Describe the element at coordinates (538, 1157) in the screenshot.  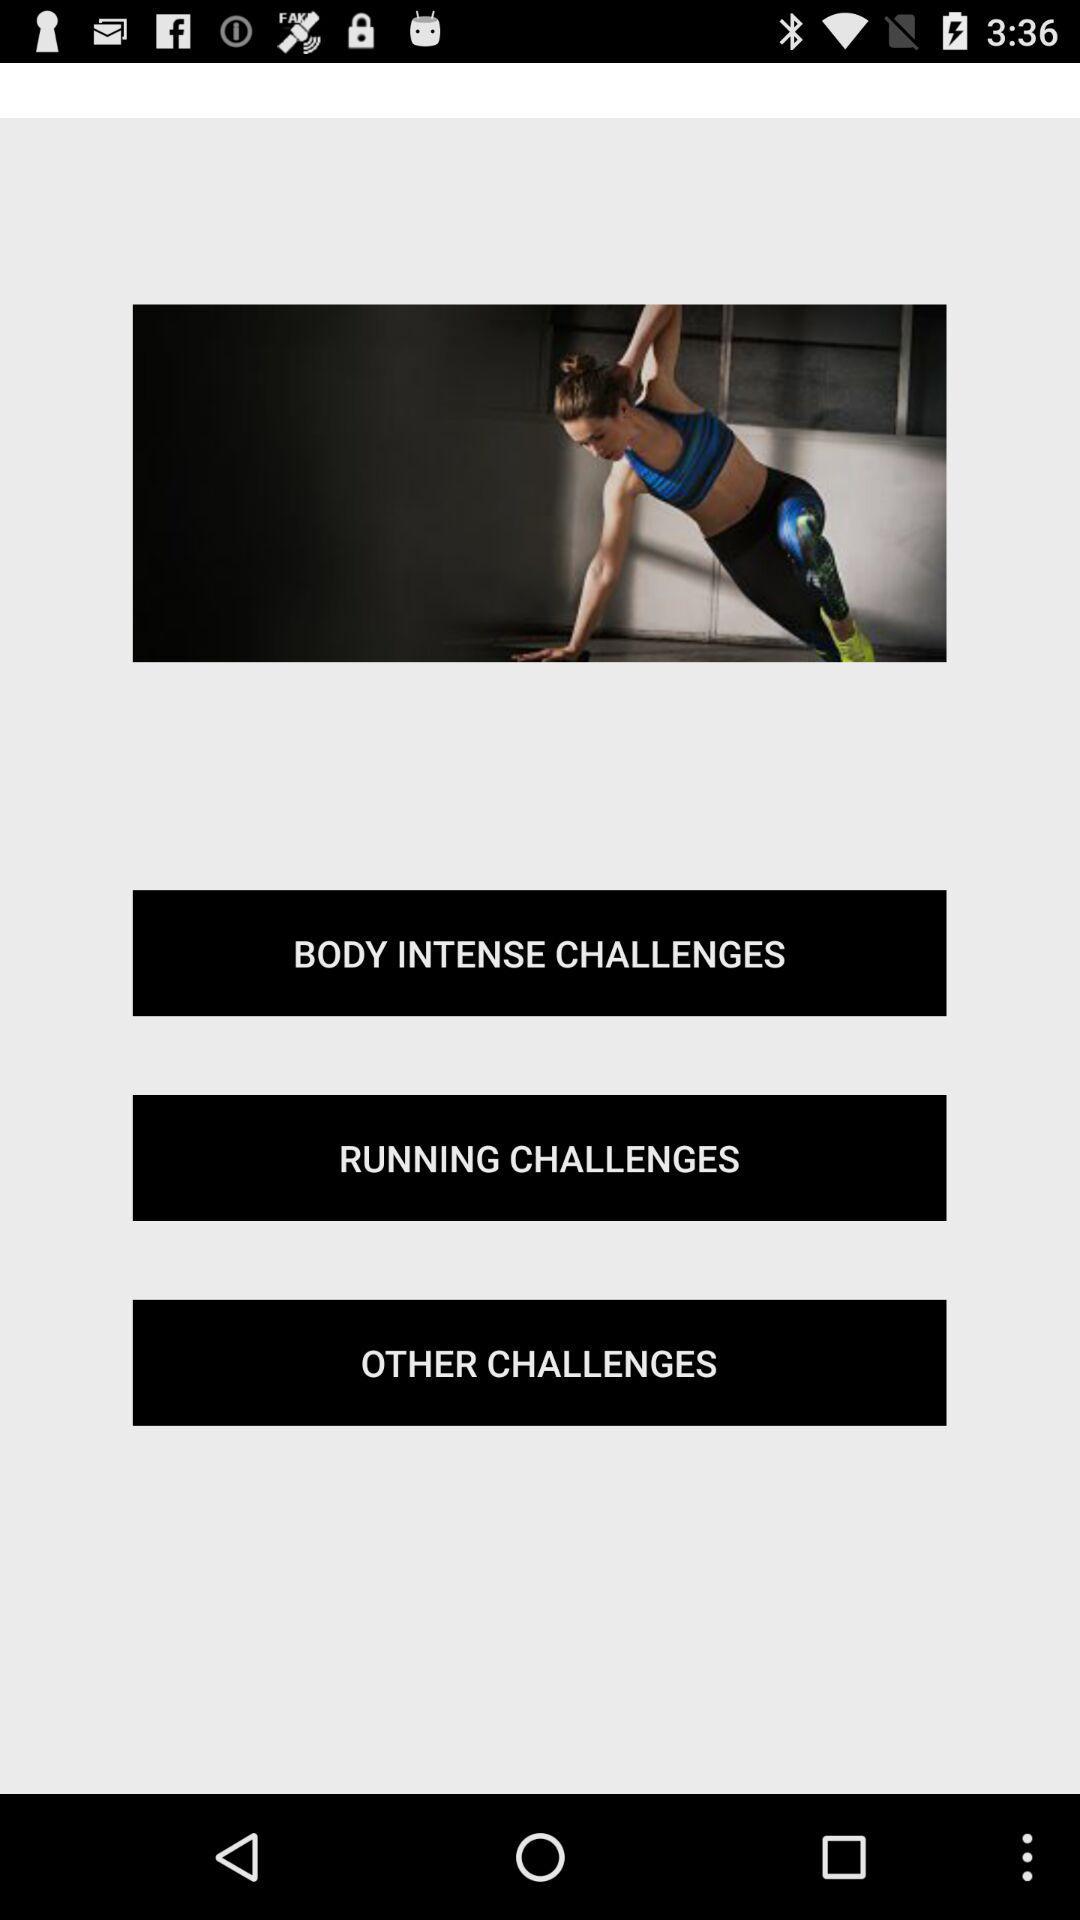
I see `the item above the other challenges icon` at that location.